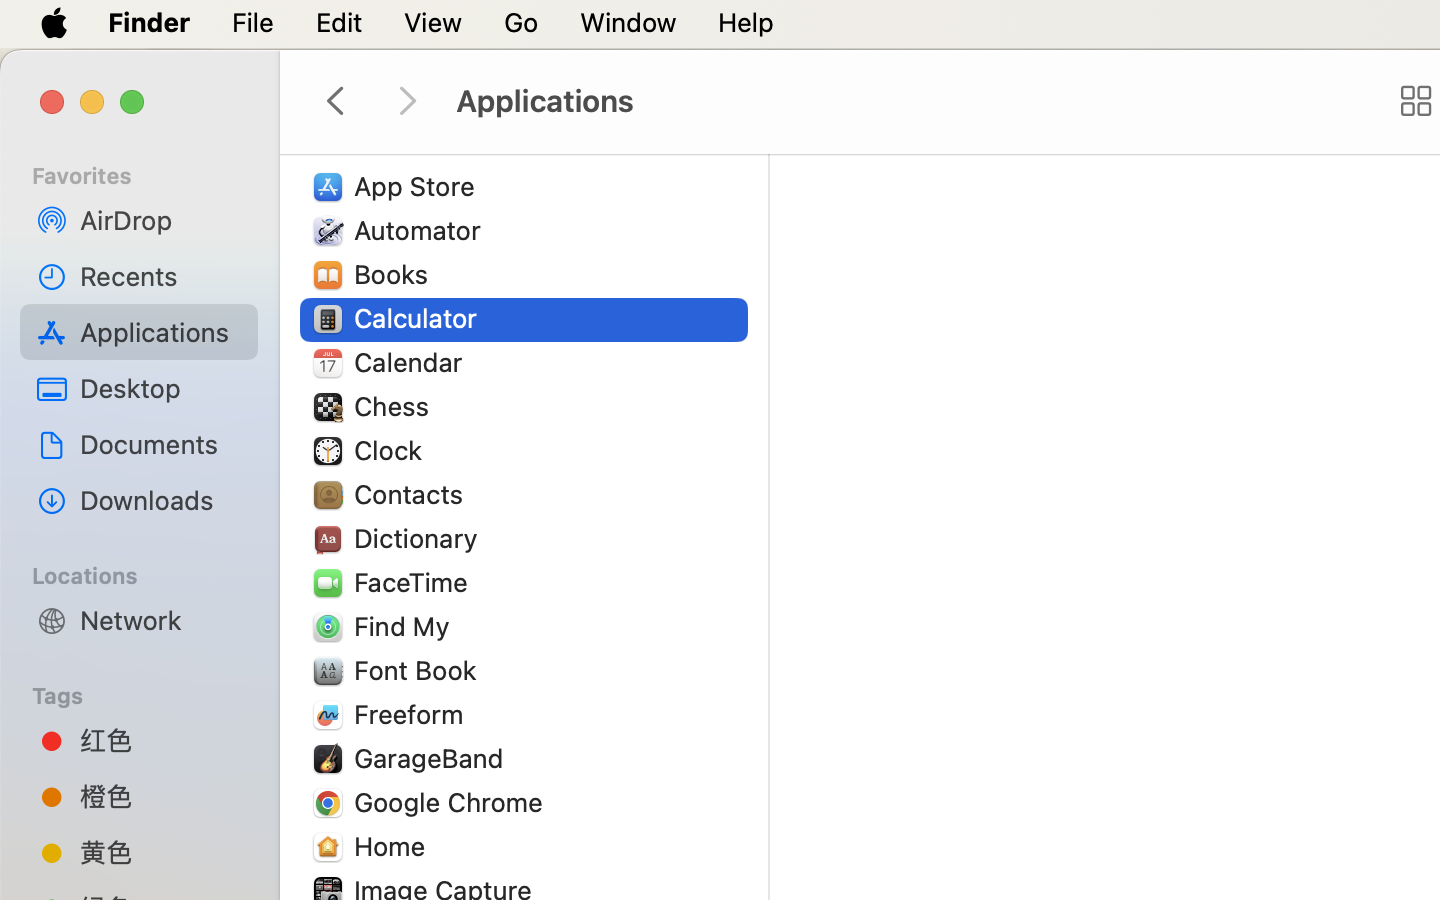  What do you see at coordinates (159, 443) in the screenshot?
I see `'Documents'` at bounding box center [159, 443].